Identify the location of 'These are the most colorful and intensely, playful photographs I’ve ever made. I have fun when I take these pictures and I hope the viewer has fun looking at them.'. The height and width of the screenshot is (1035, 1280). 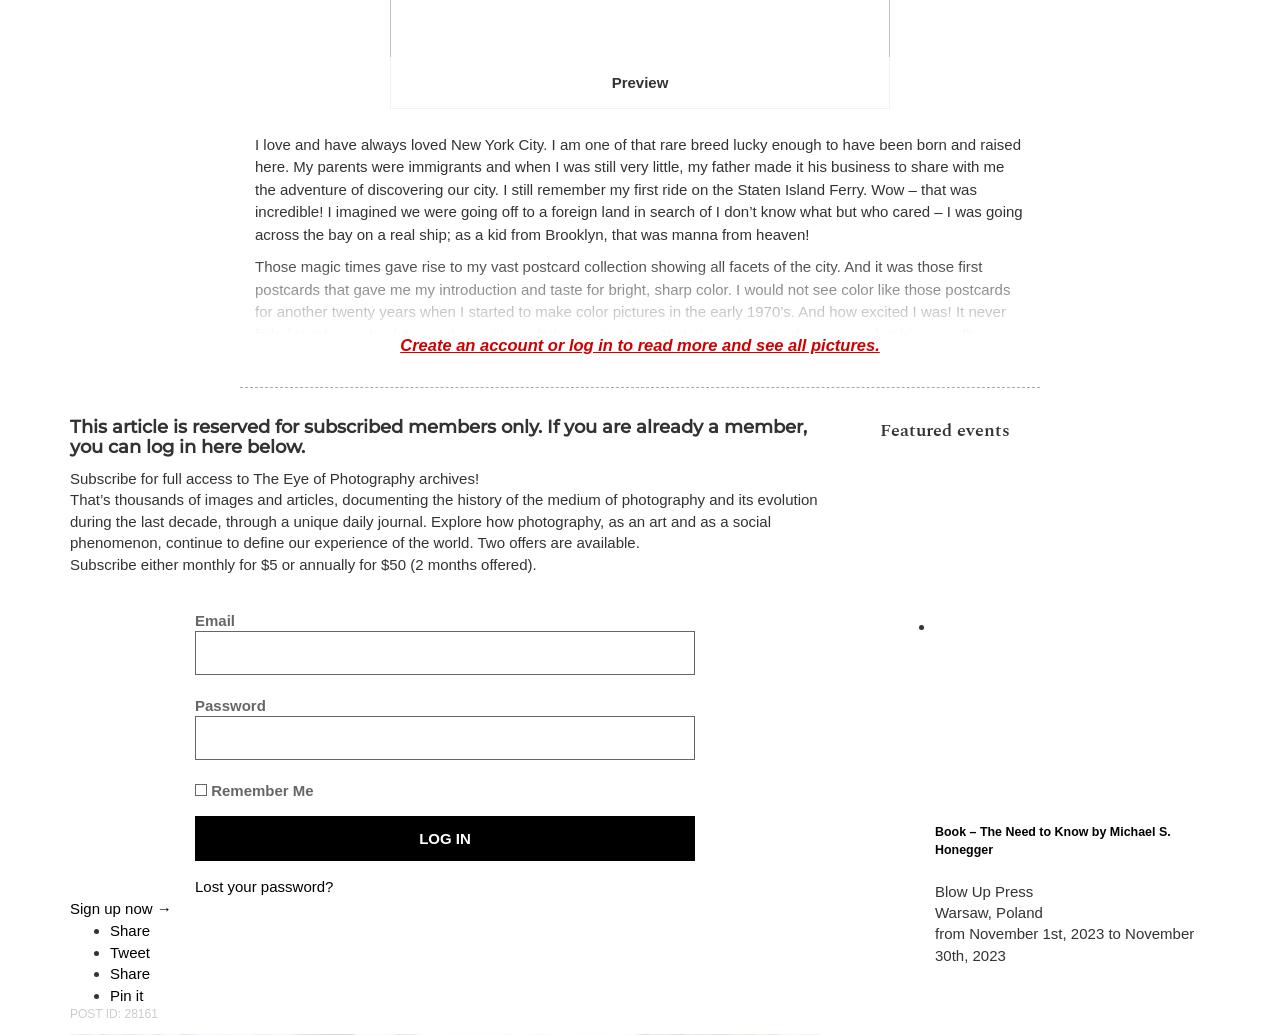
(637, 698).